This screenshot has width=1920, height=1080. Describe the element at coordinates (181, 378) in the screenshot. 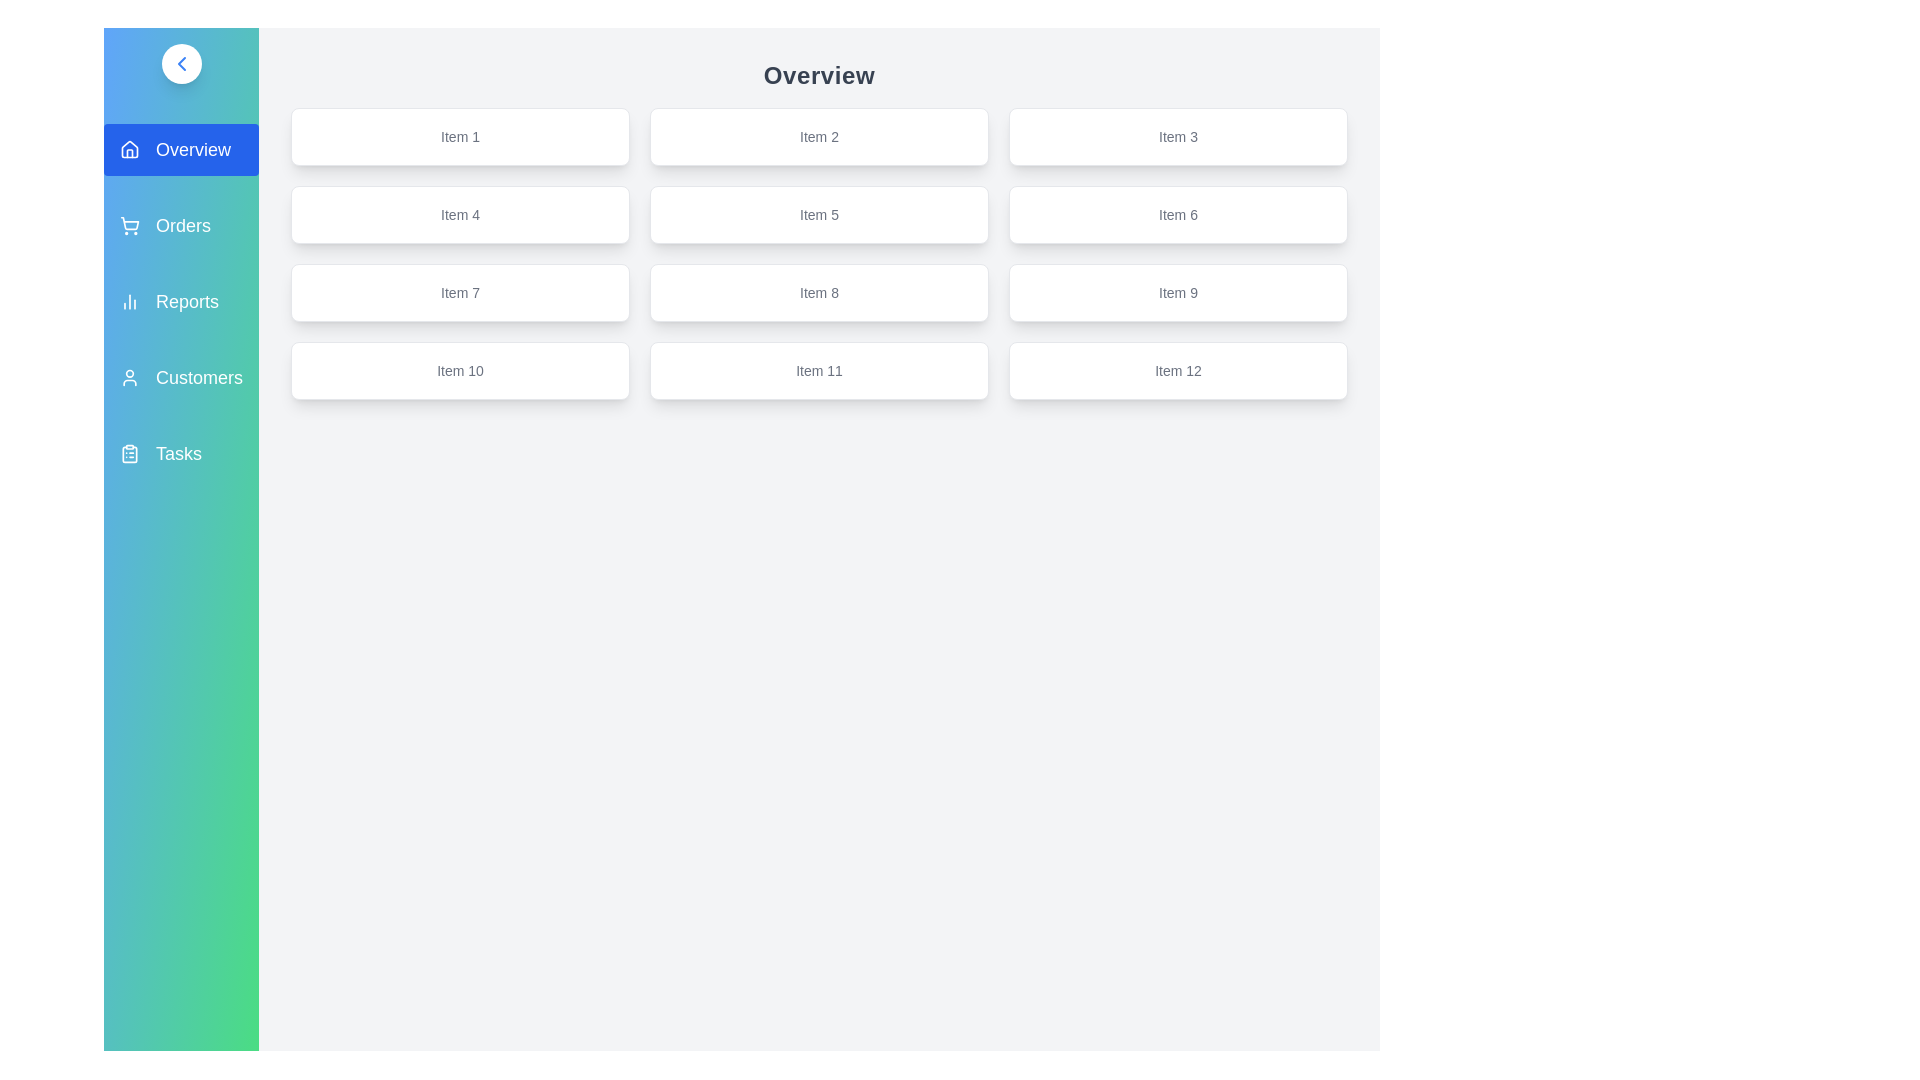

I see `the sidebar menu item labeled Customers` at that location.